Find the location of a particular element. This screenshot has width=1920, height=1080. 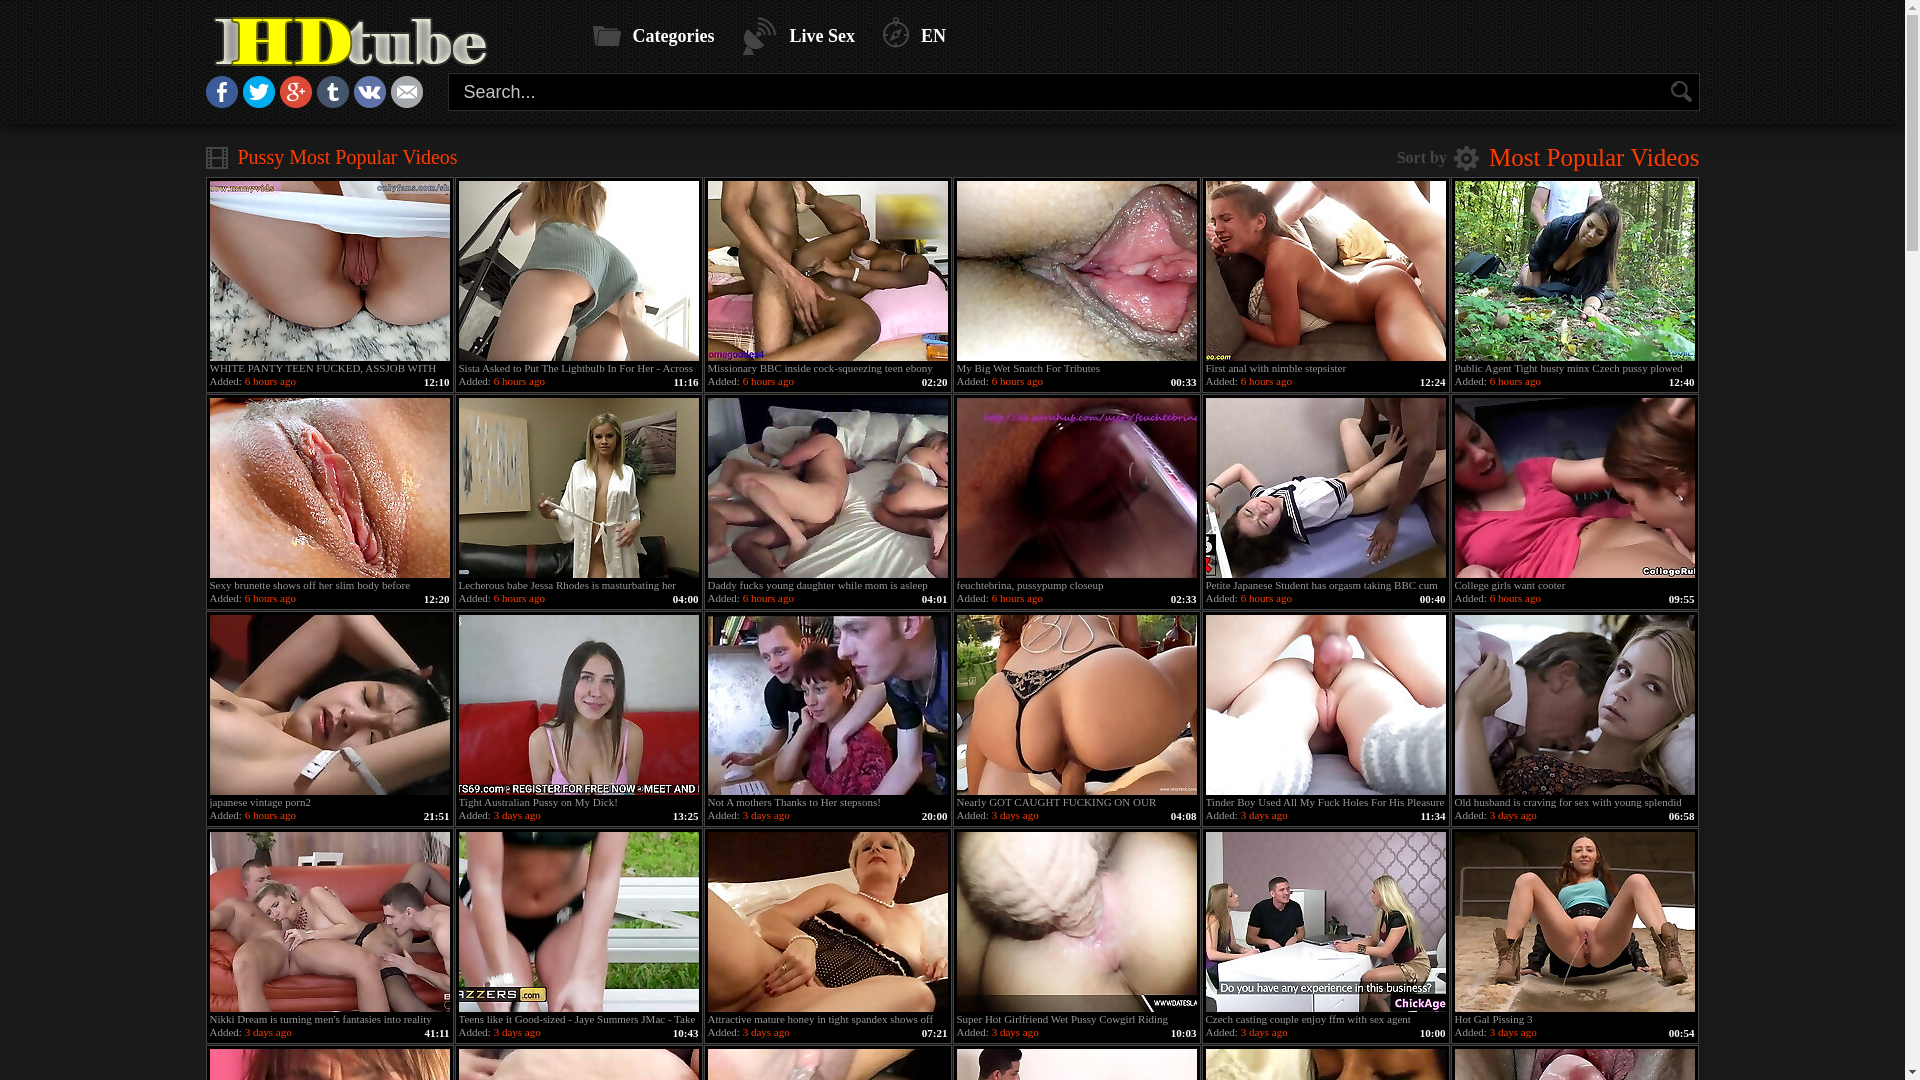

'Share on VK' is located at coordinates (369, 102).